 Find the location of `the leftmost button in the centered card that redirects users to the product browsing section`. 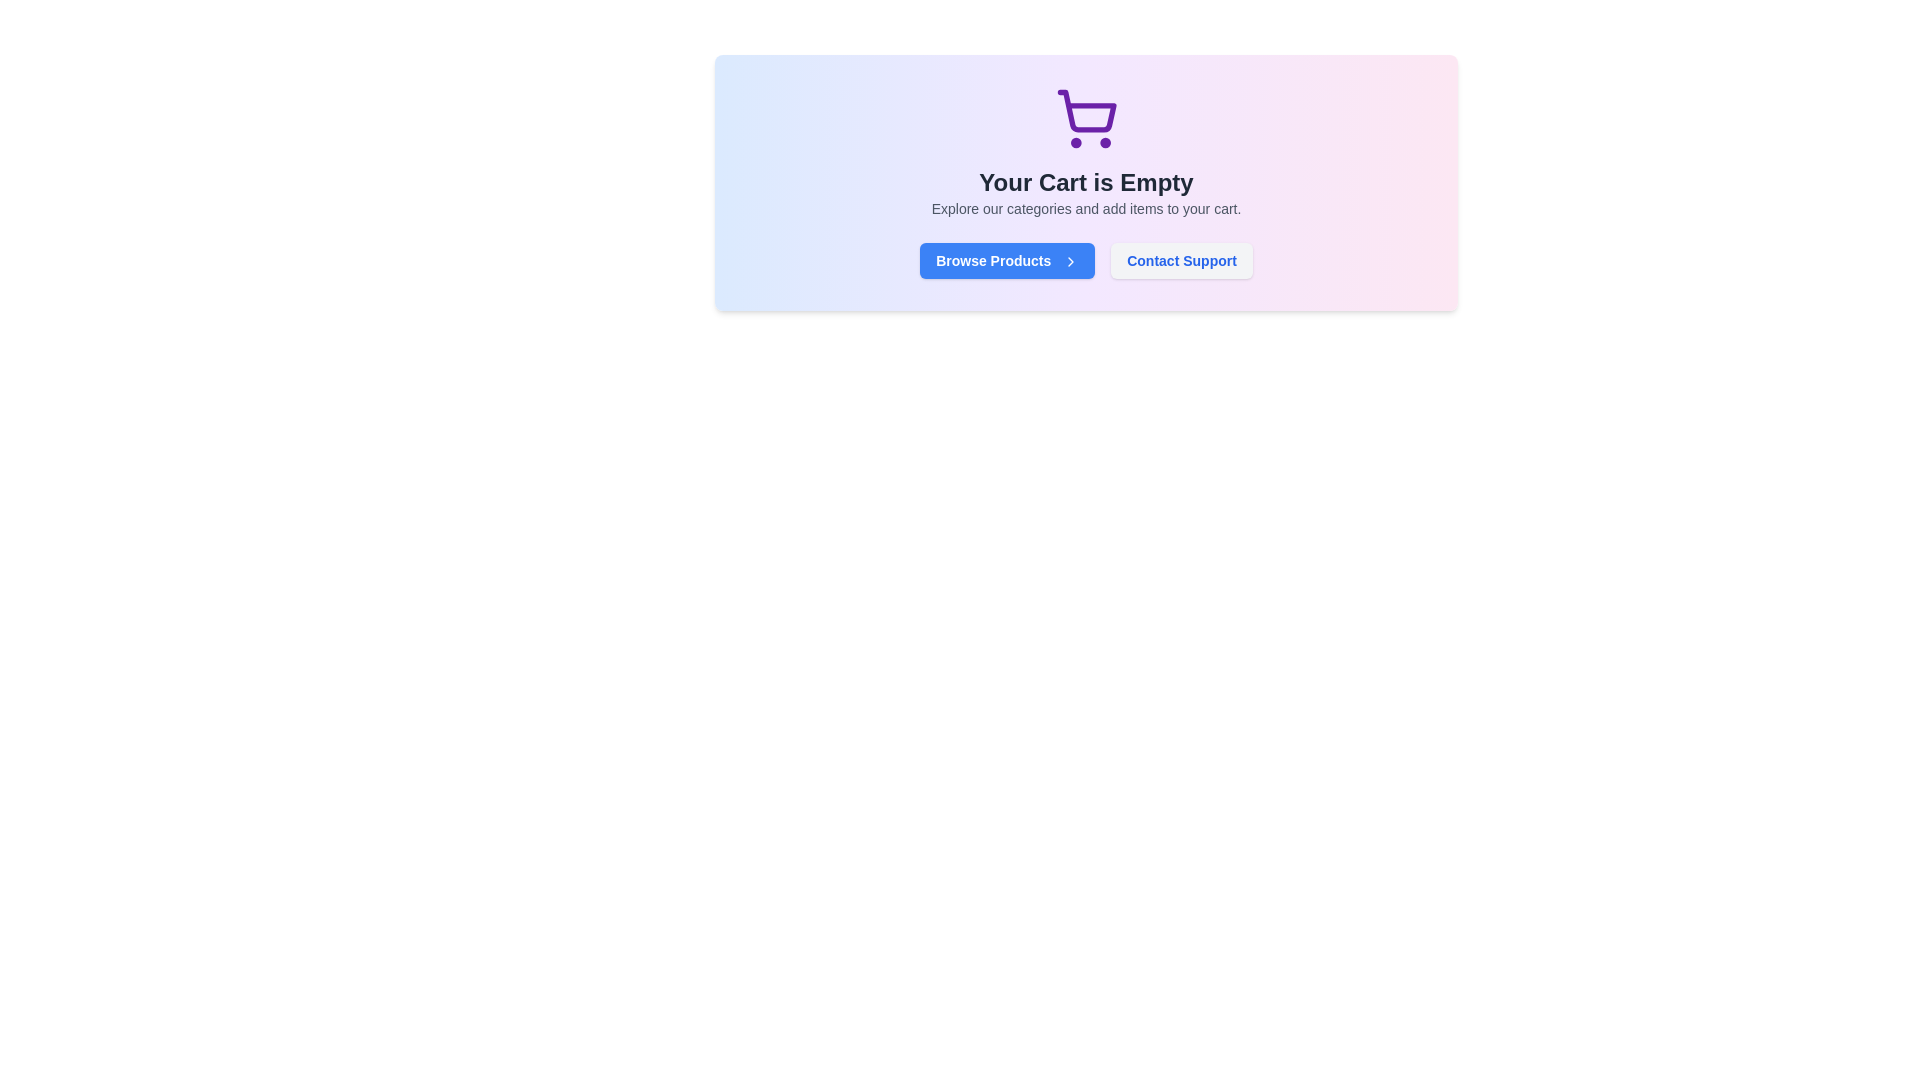

the leftmost button in the centered card that redirects users to the product browsing section is located at coordinates (1007, 260).